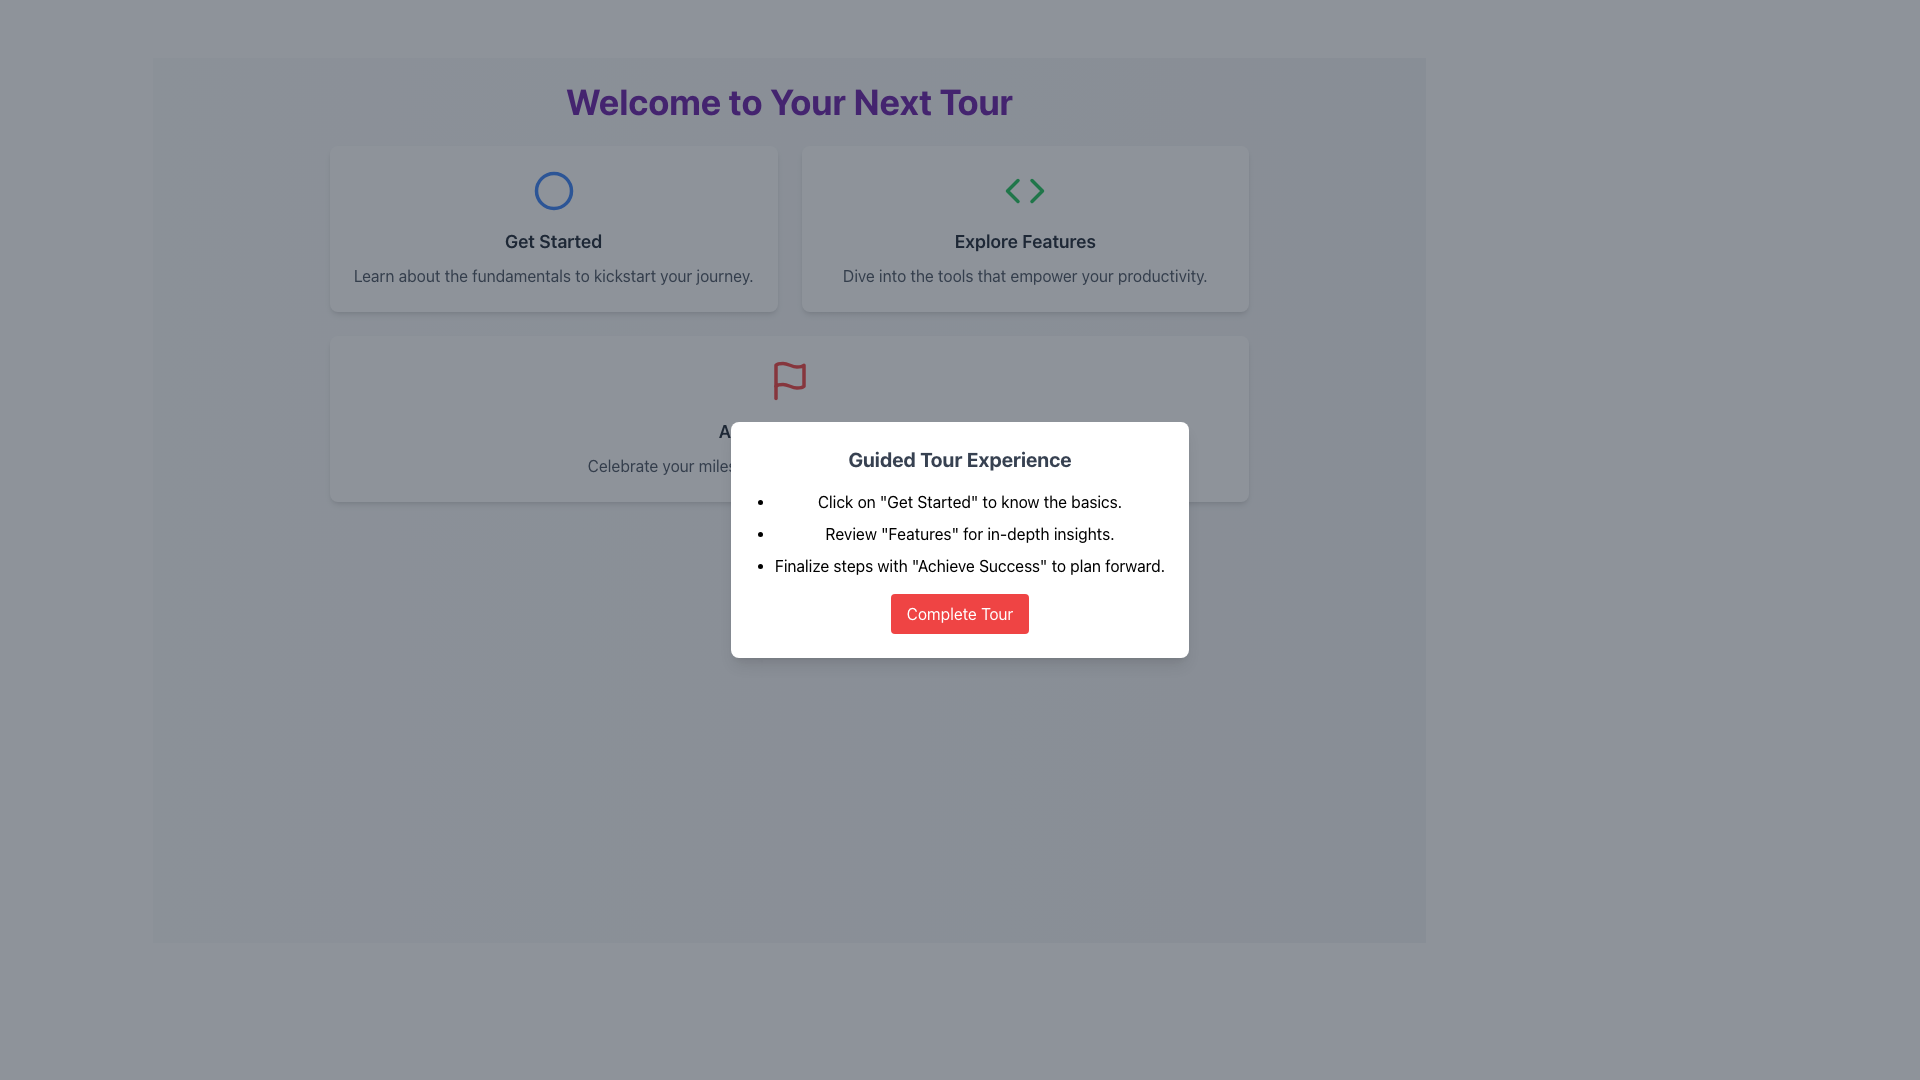 The image size is (1920, 1080). What do you see at coordinates (553, 191) in the screenshot?
I see `Circle SVG element located in the upper-left quadrant of the page, directly above the 'Get Started' text` at bounding box center [553, 191].